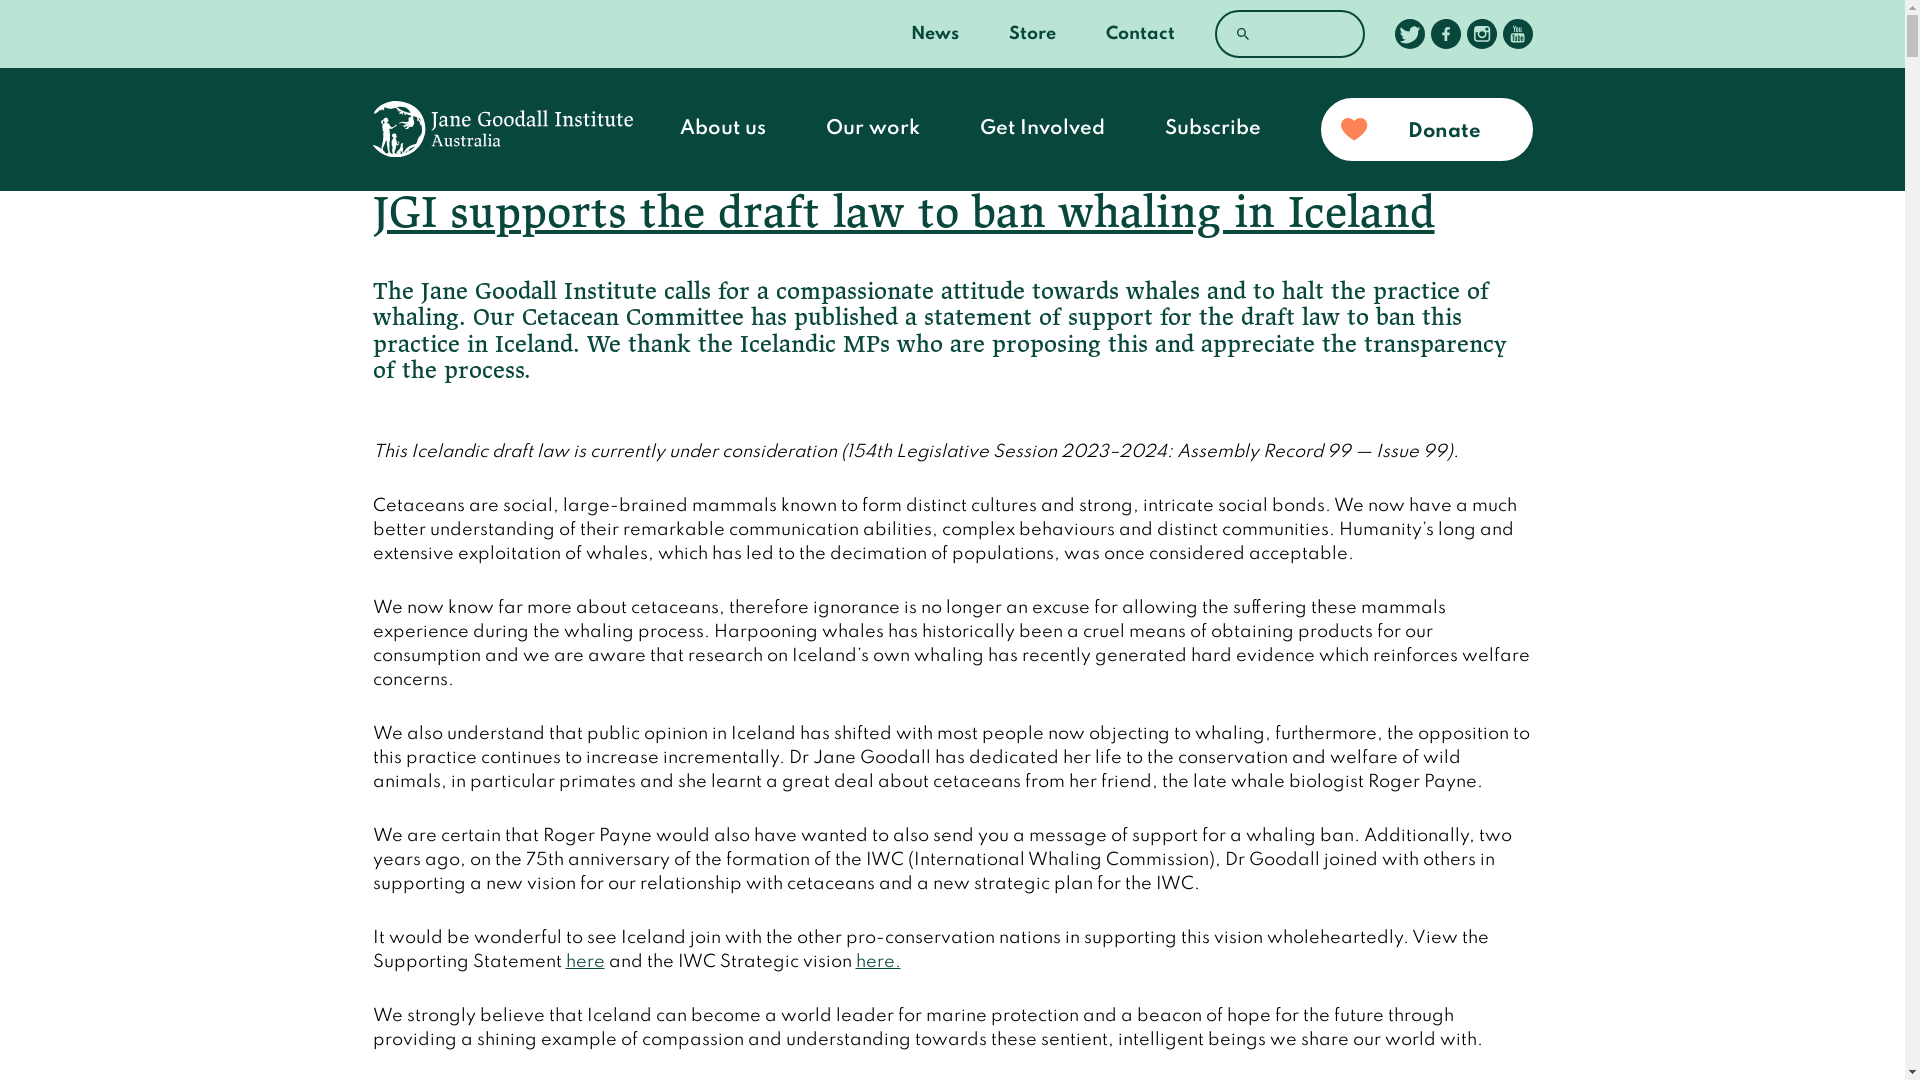  I want to click on 'News', so click(933, 34).